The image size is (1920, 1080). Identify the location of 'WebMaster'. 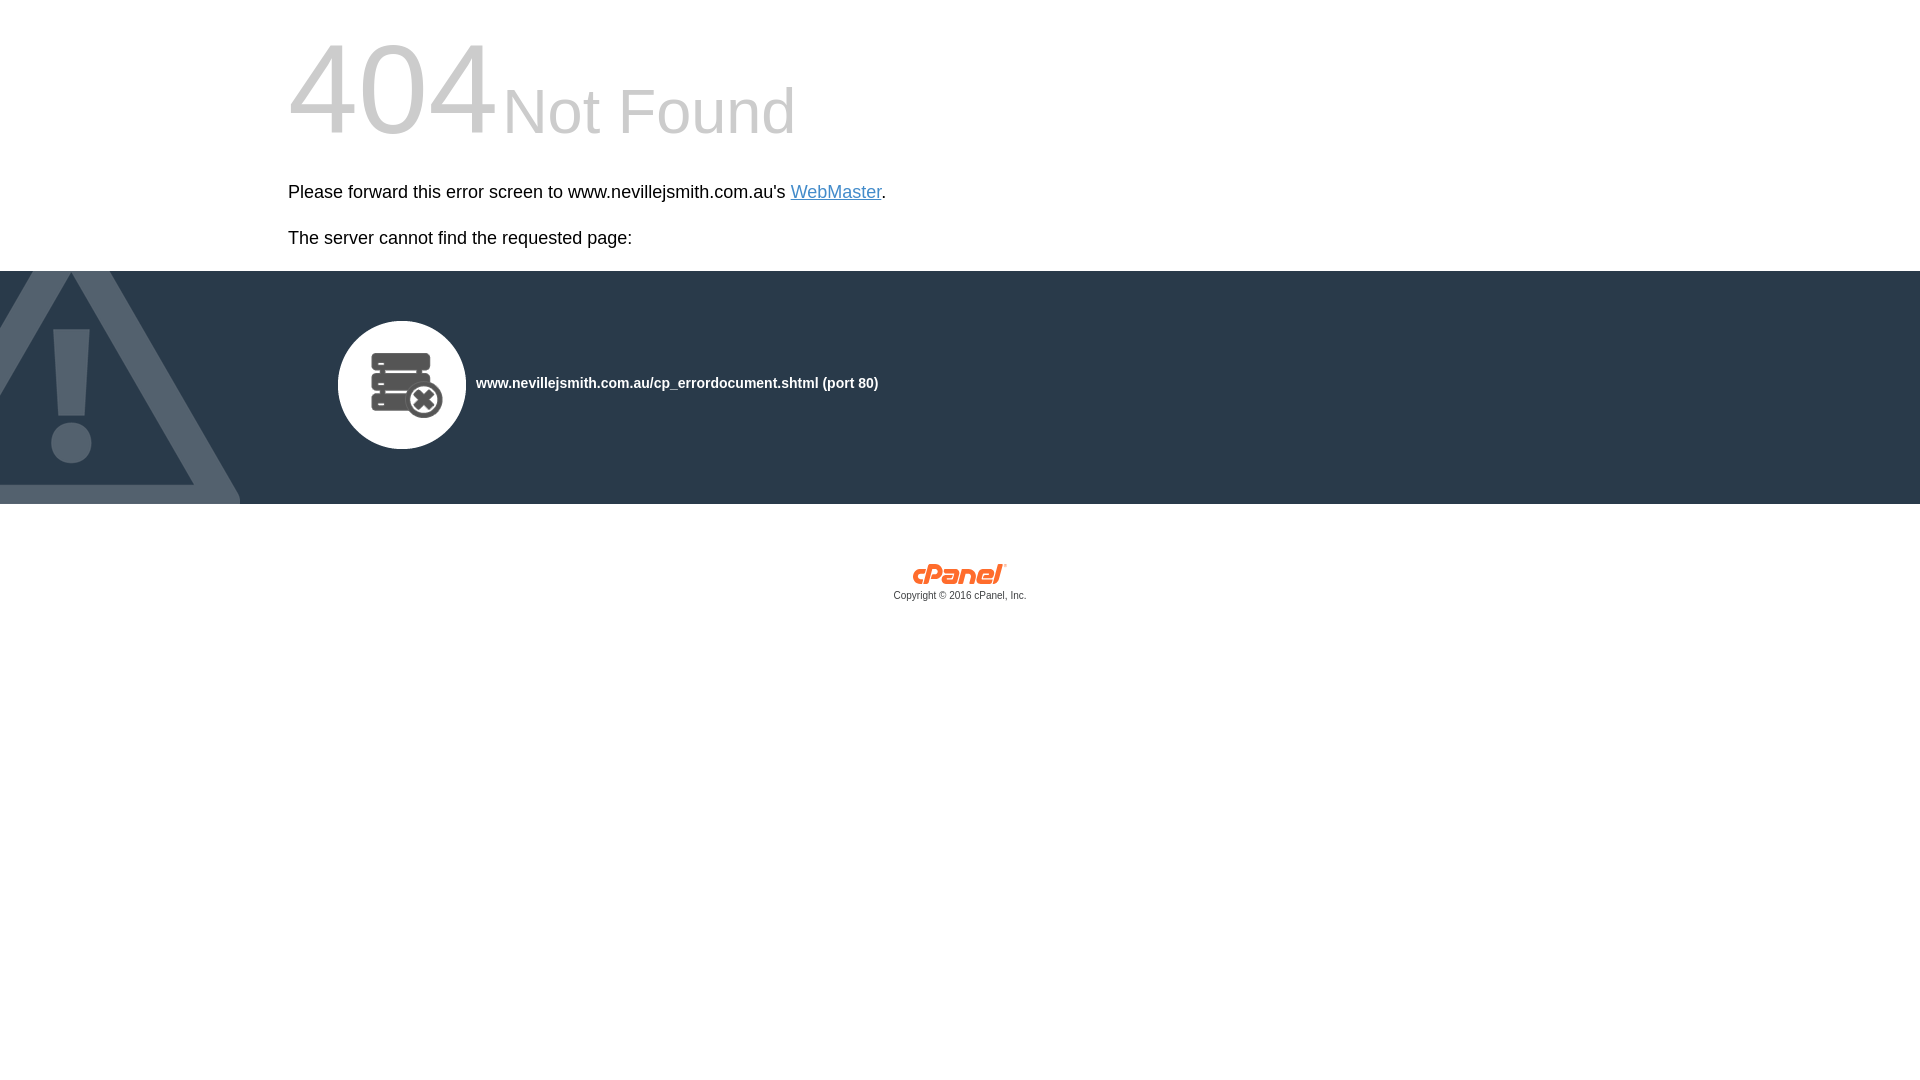
(790, 192).